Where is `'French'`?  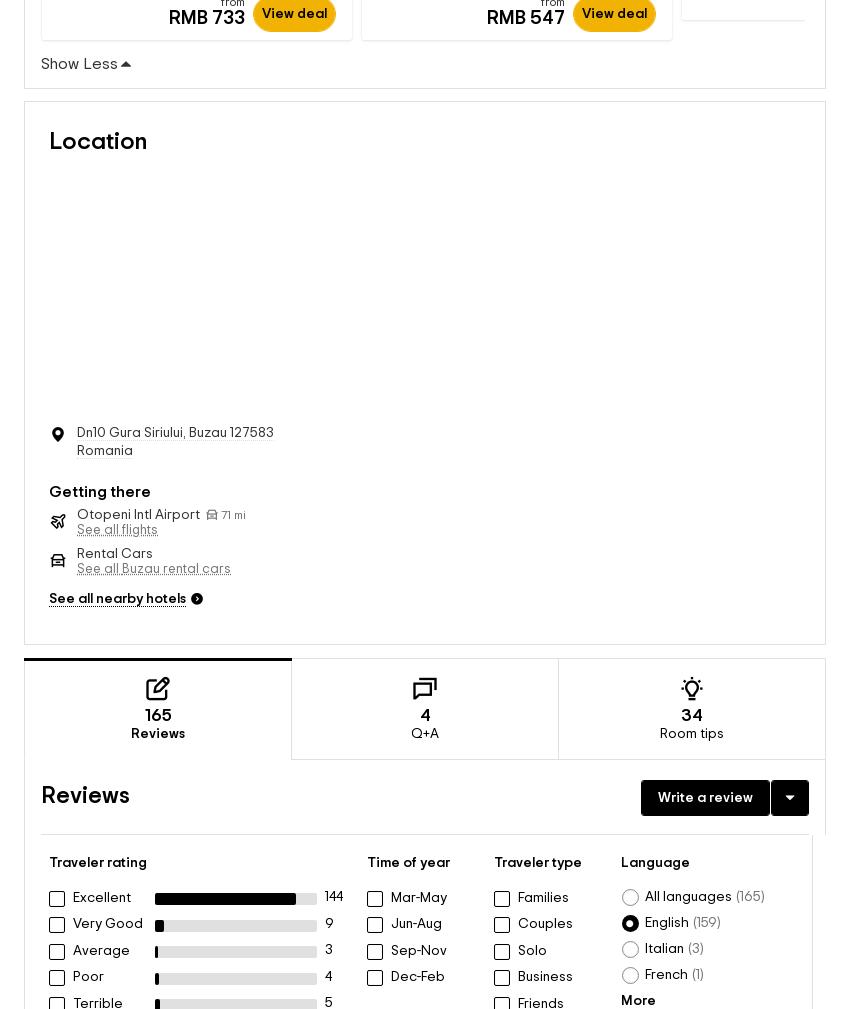 'French' is located at coordinates (644, 955).